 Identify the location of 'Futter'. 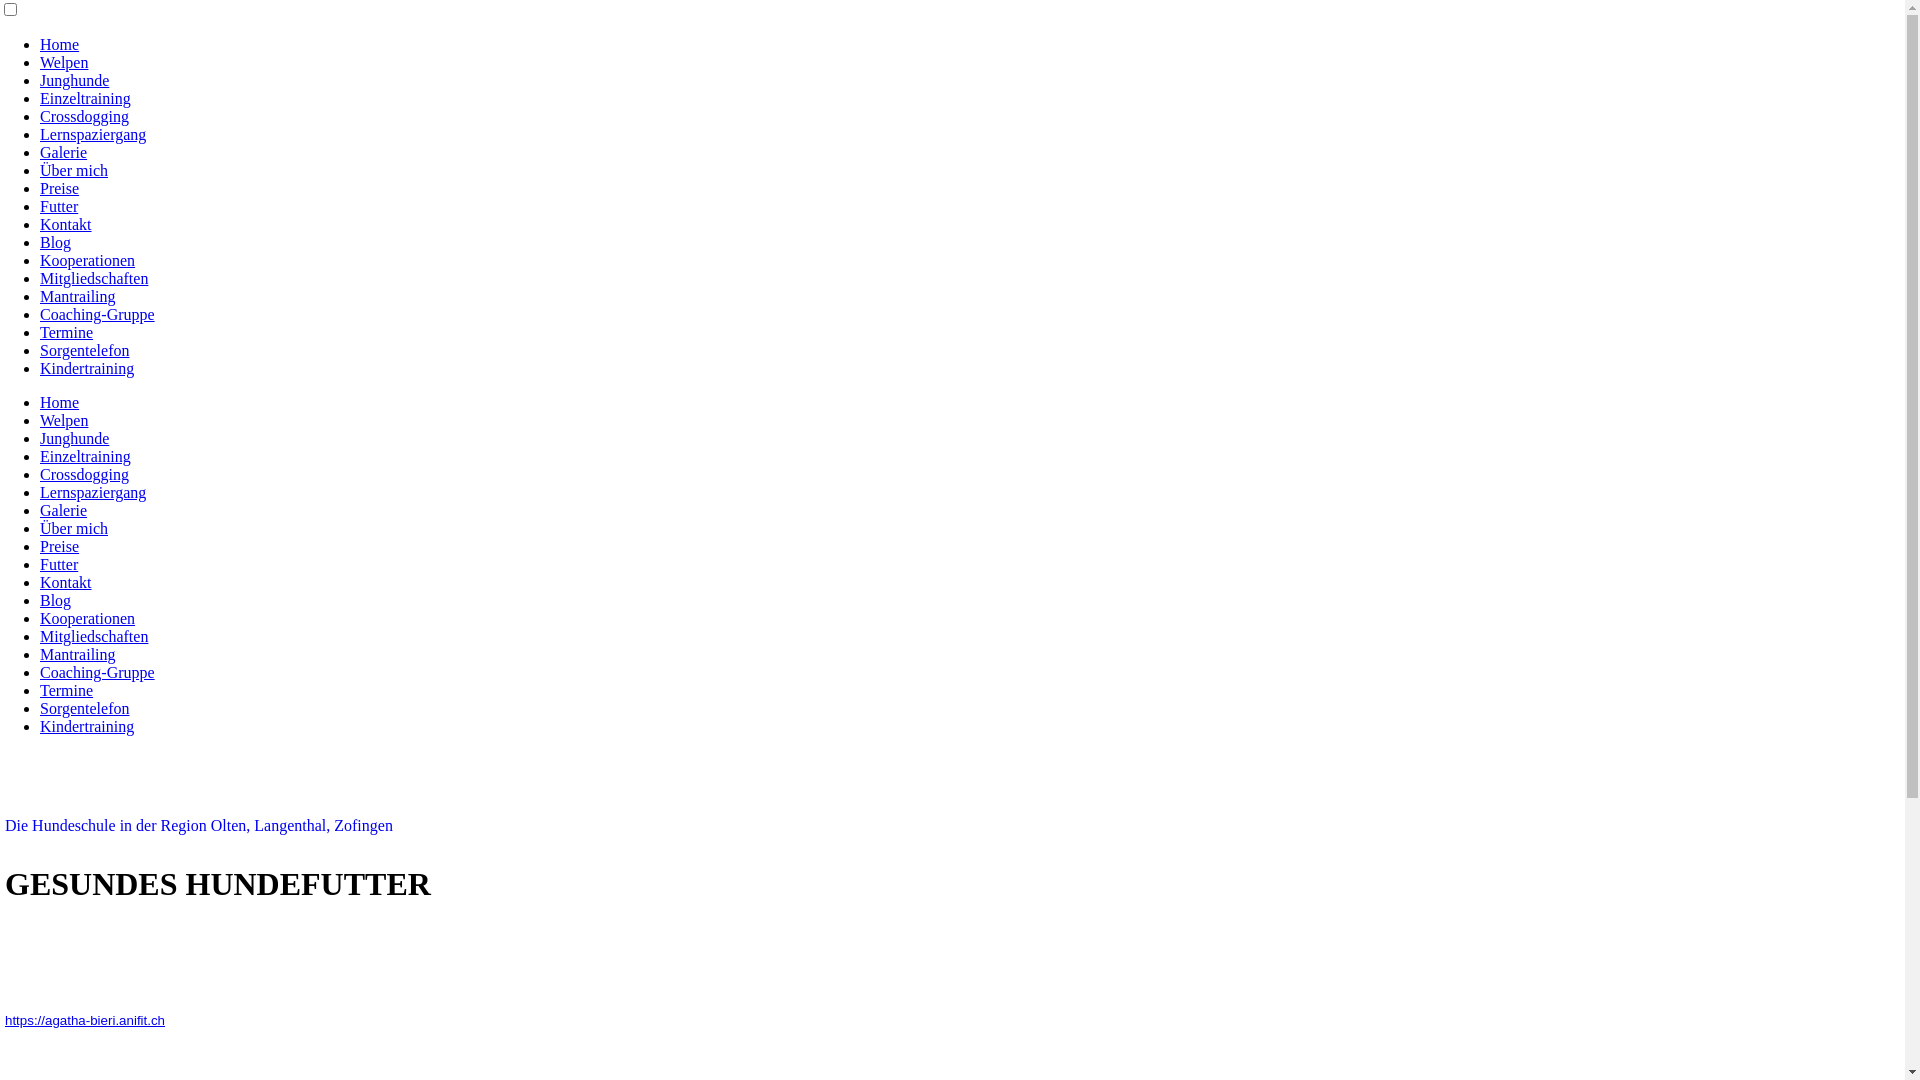
(39, 206).